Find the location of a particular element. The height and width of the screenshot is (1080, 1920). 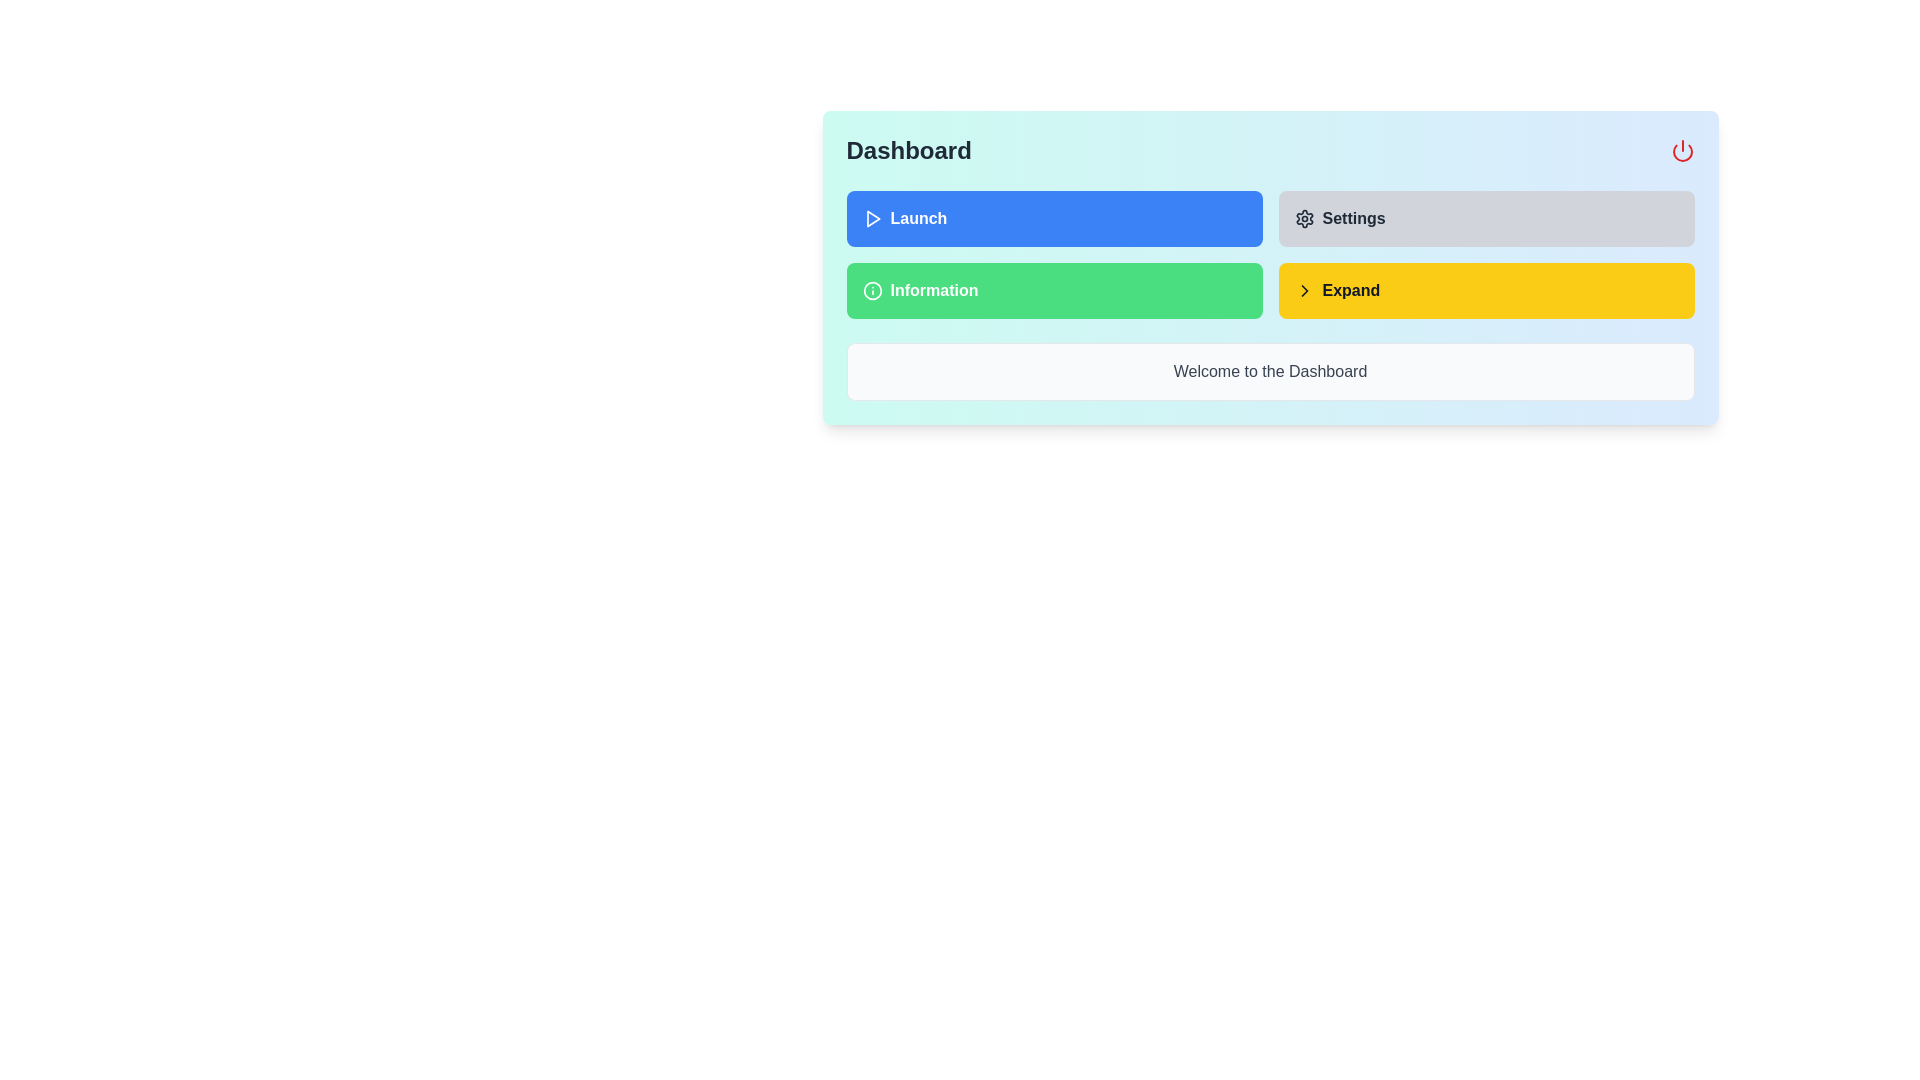

the text label displaying 'Dashboard' in bold, large-sized sans-serif font, located at the top-left corner of the header section is located at coordinates (908, 149).